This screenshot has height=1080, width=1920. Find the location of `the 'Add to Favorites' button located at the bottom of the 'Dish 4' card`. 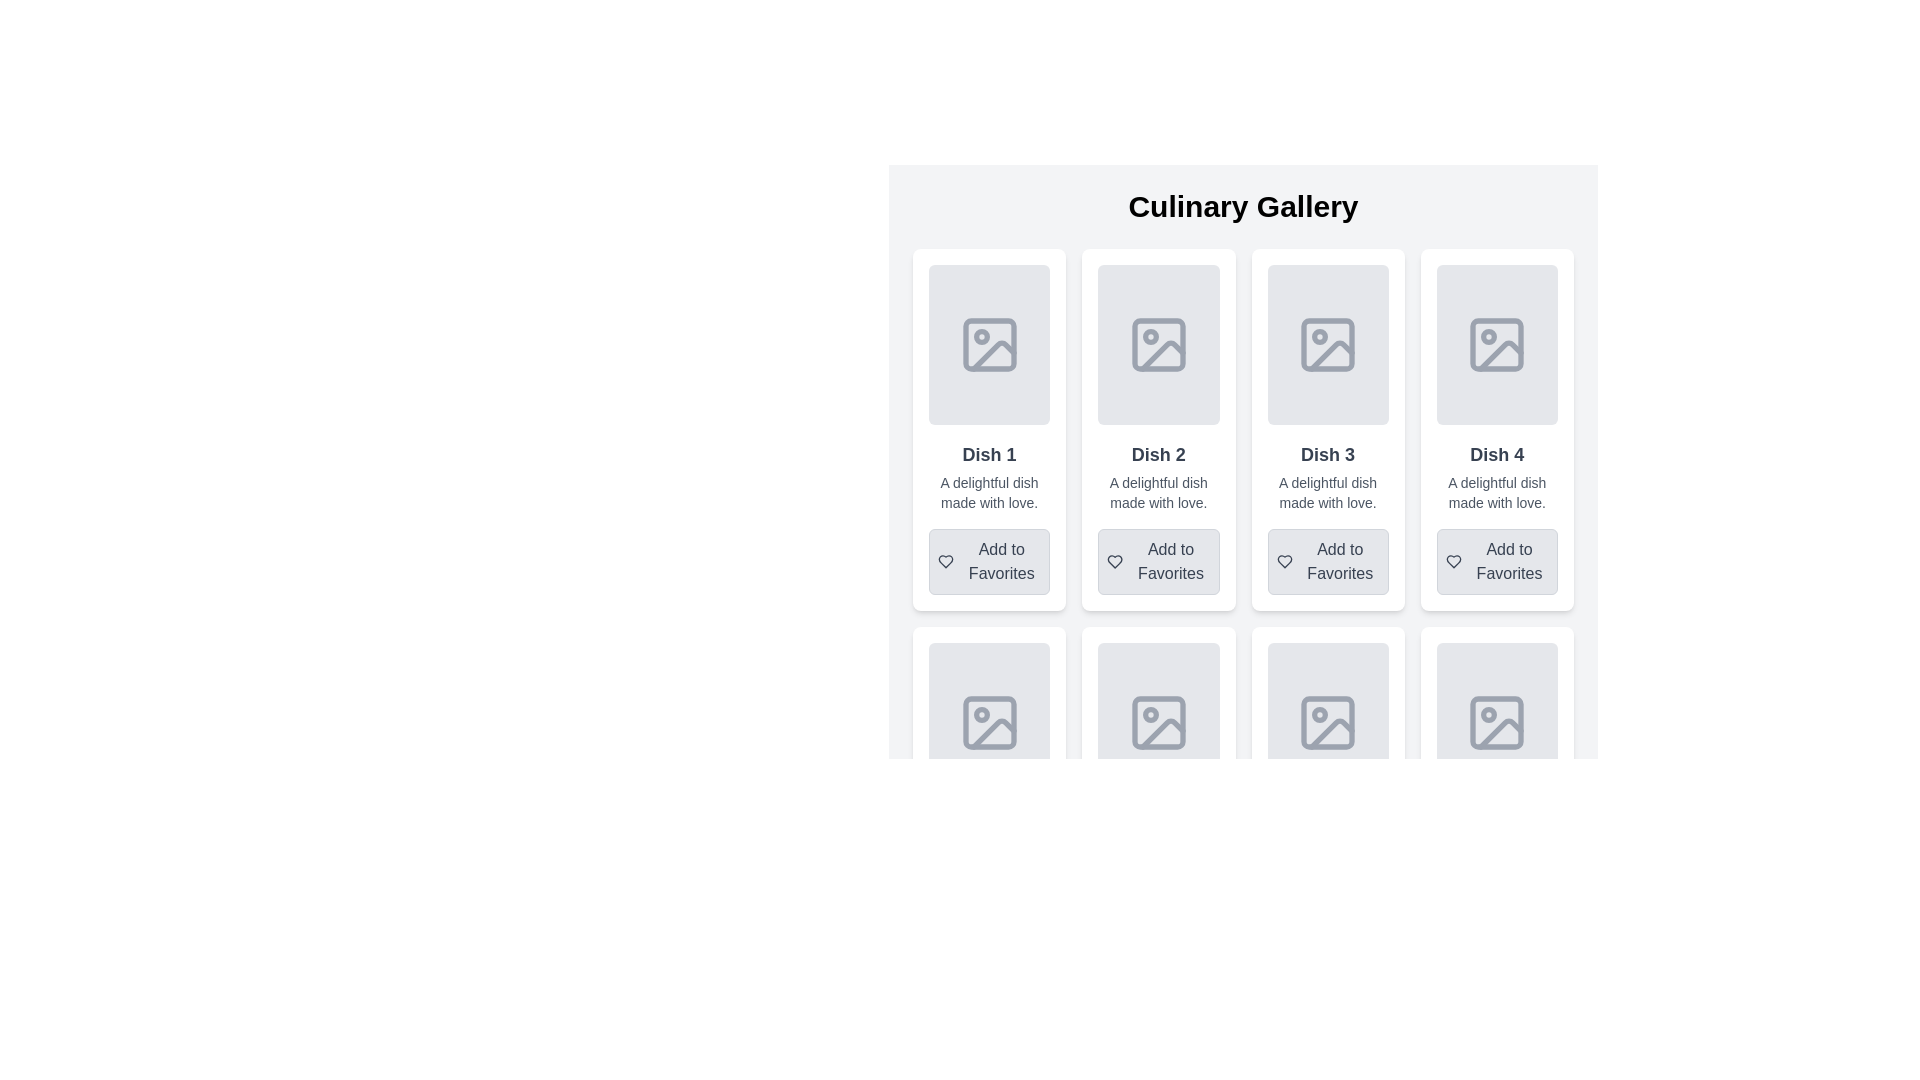

the 'Add to Favorites' button located at the bottom of the 'Dish 4' card is located at coordinates (1497, 562).